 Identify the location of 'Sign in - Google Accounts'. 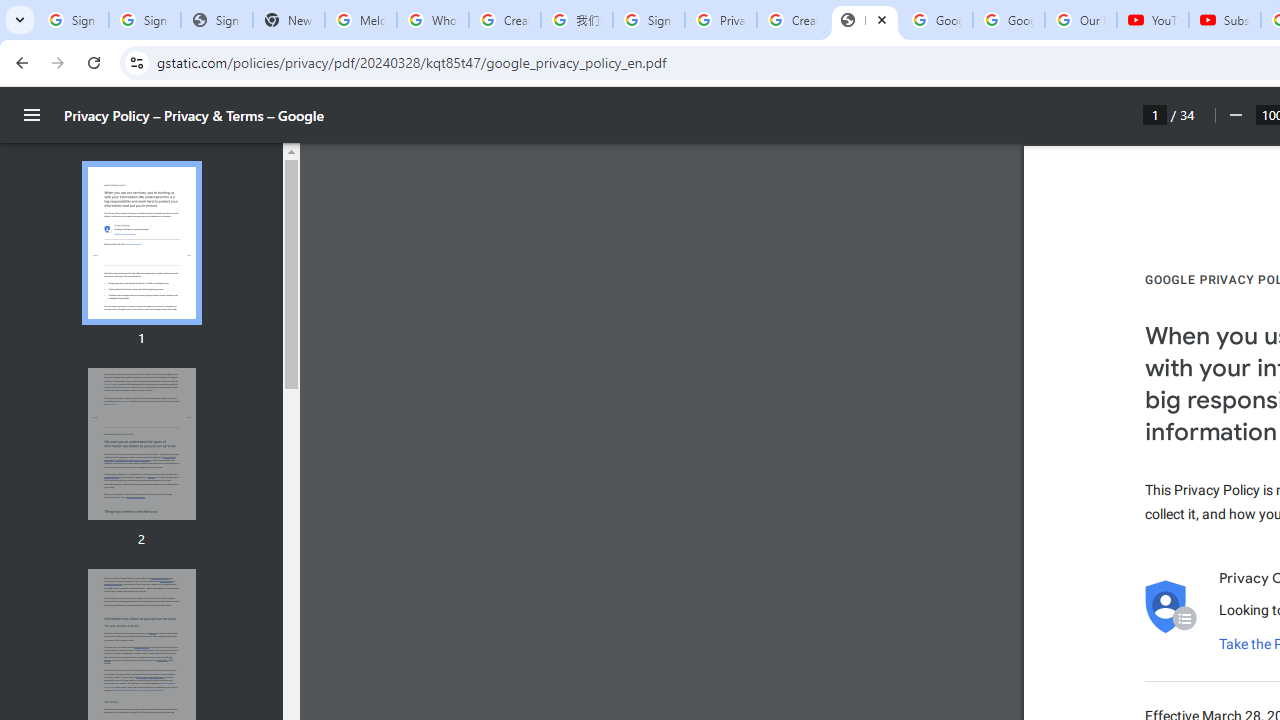
(648, 20).